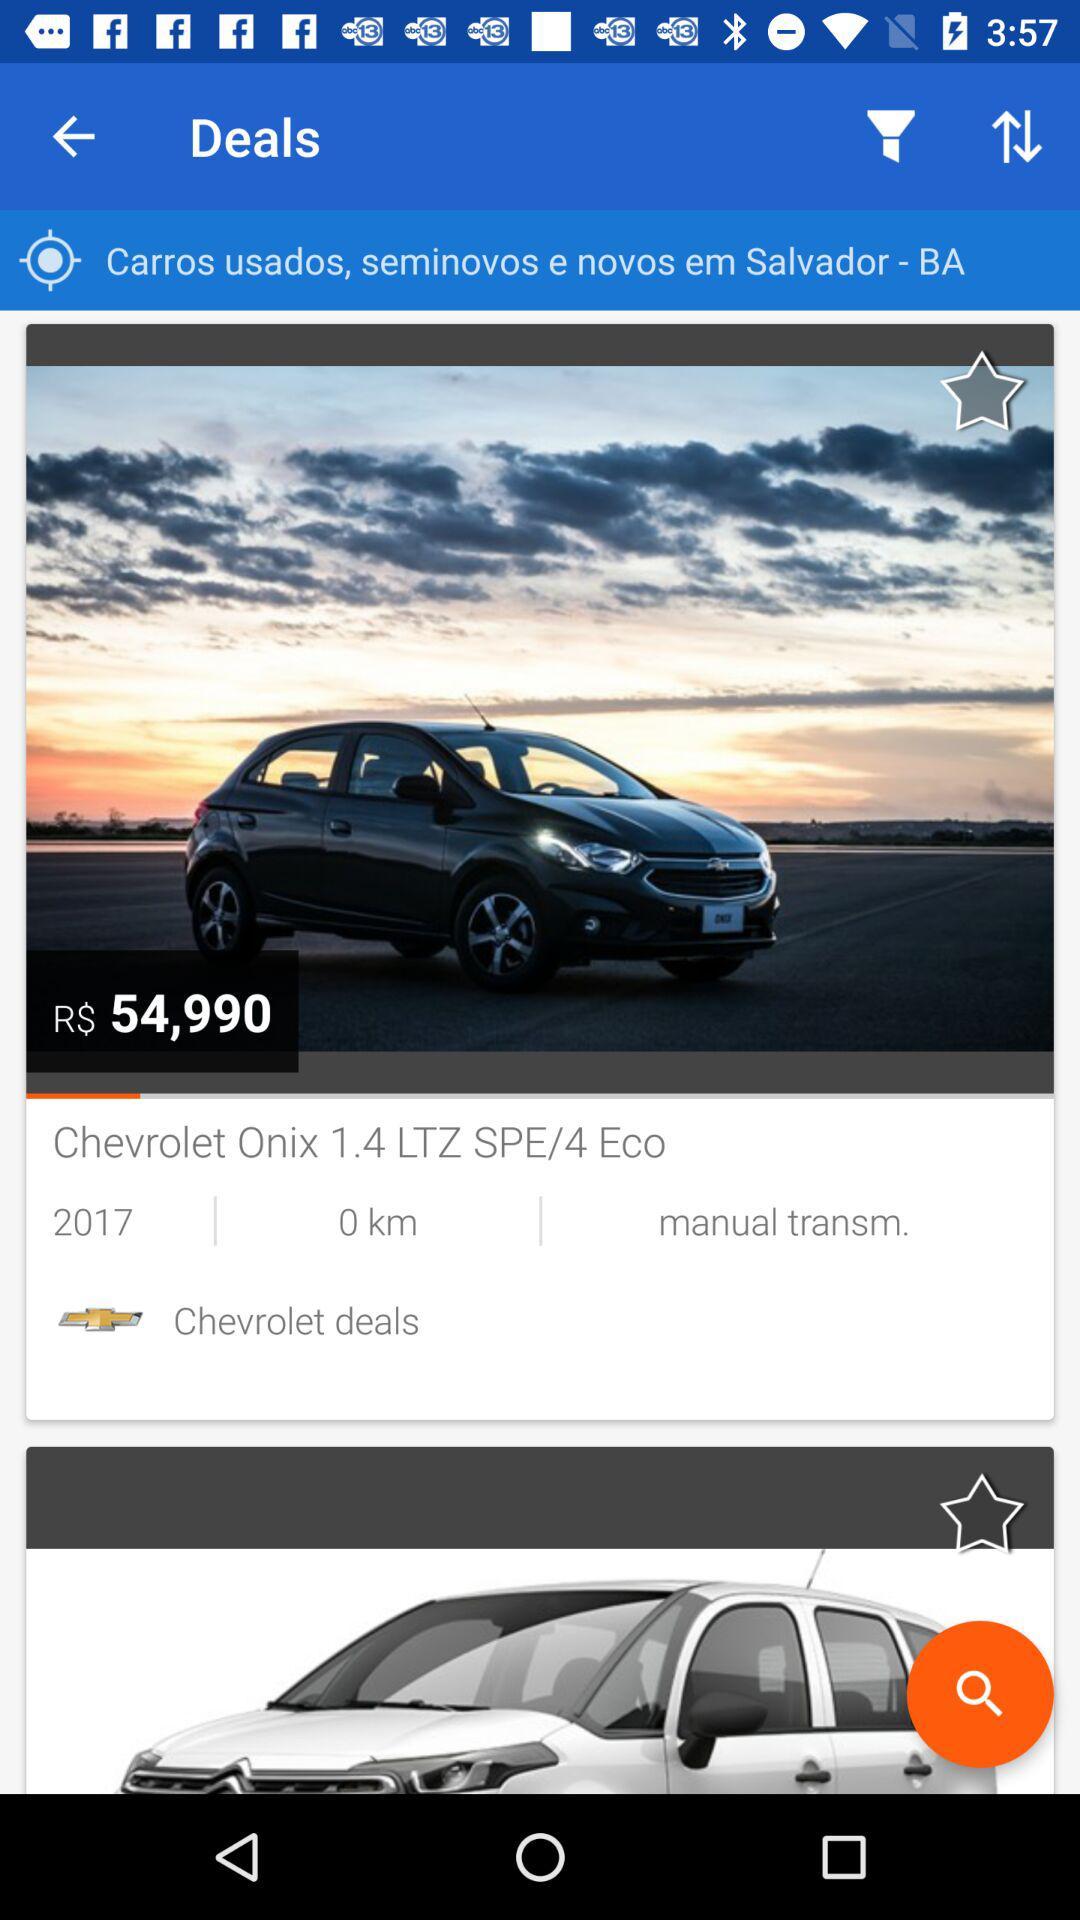 The image size is (1080, 1920). What do you see at coordinates (1017, 135) in the screenshot?
I see `the icon above the carros usados seminovos icon` at bounding box center [1017, 135].